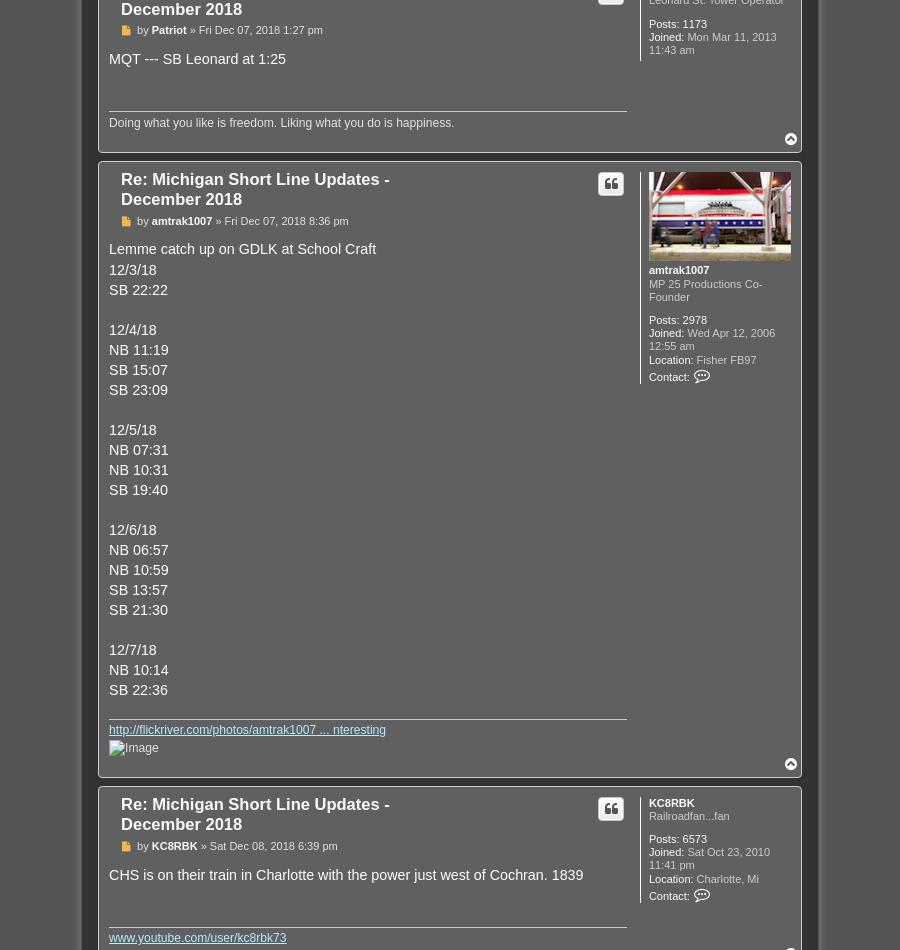 The image size is (900, 950). I want to click on 'NB 06:57', so click(138, 549).